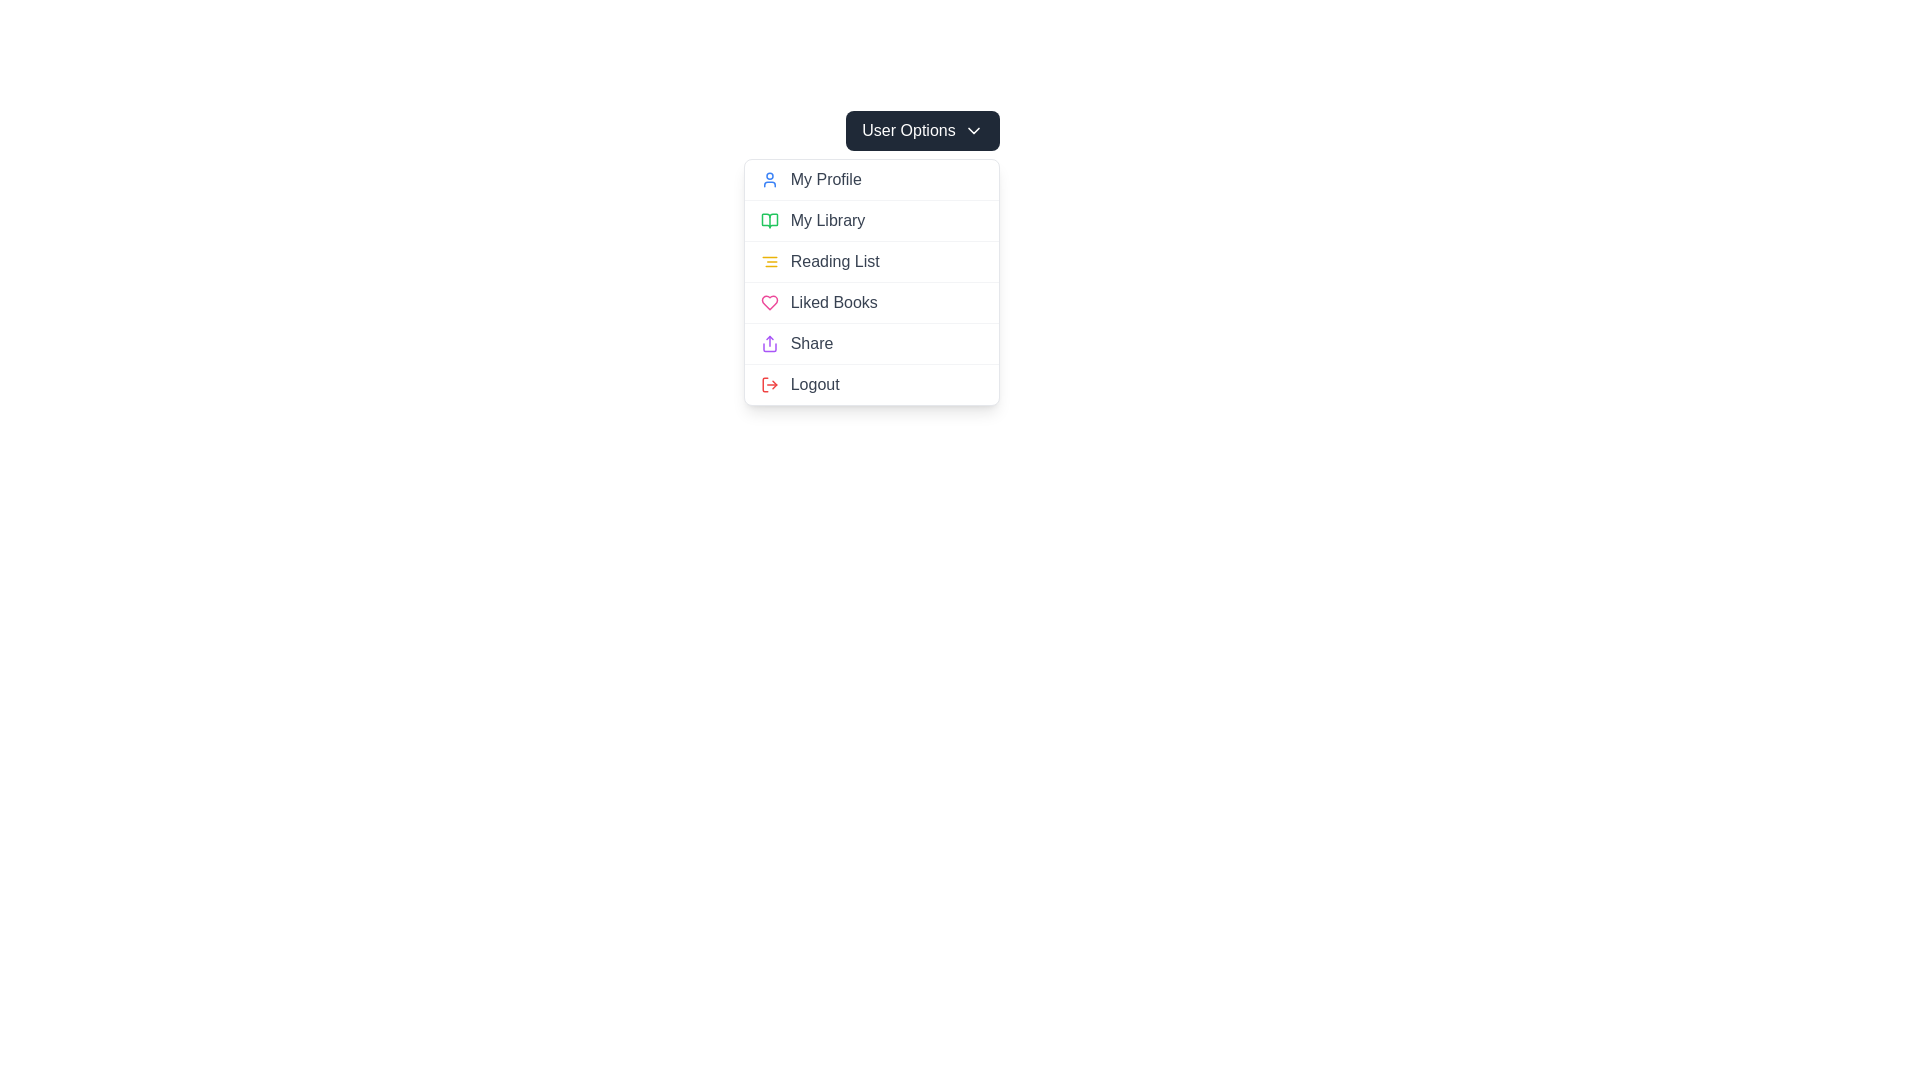 The image size is (1920, 1080). What do you see at coordinates (768, 261) in the screenshot?
I see `the decorative or informative icon located in the 'Reading List' row of the dropdown menu, positioned to the left of the text content` at bounding box center [768, 261].